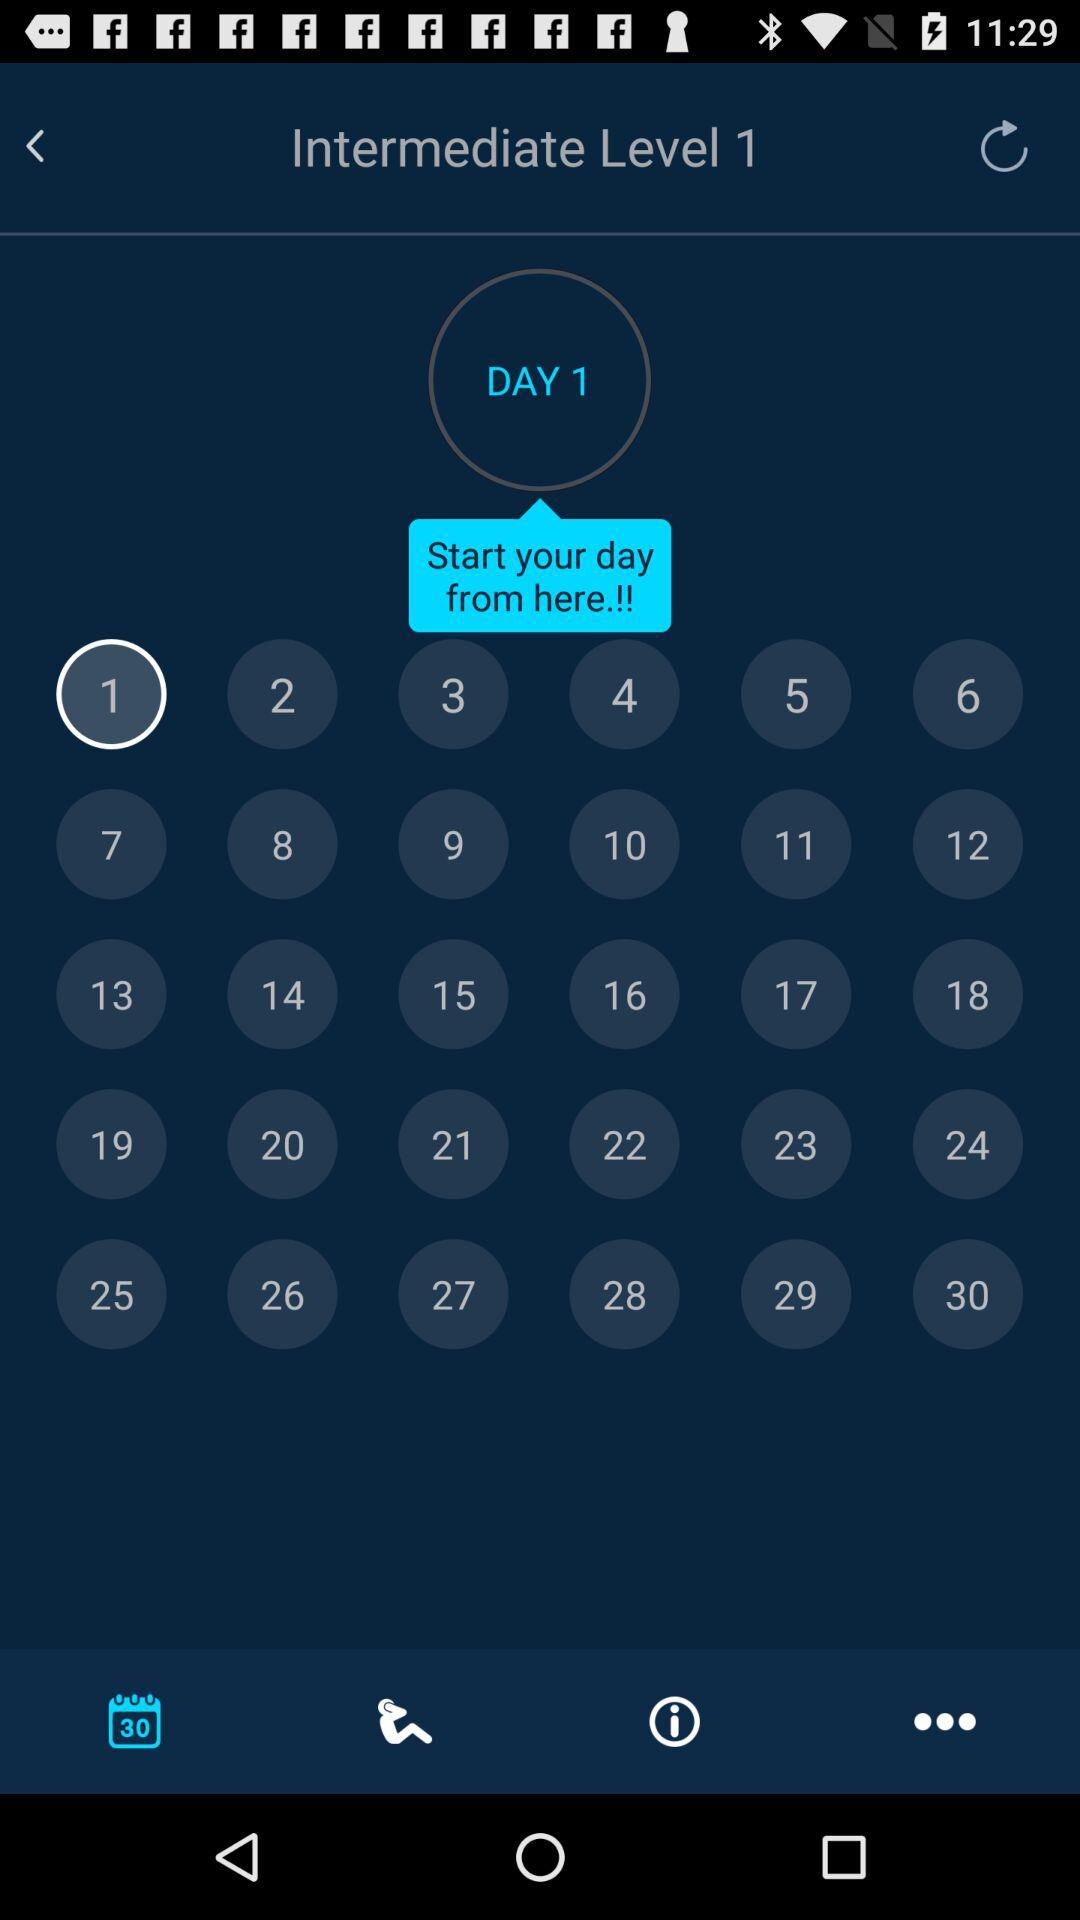 Image resolution: width=1080 pixels, height=1920 pixels. What do you see at coordinates (111, 994) in the screenshot?
I see `day 13 option` at bounding box center [111, 994].